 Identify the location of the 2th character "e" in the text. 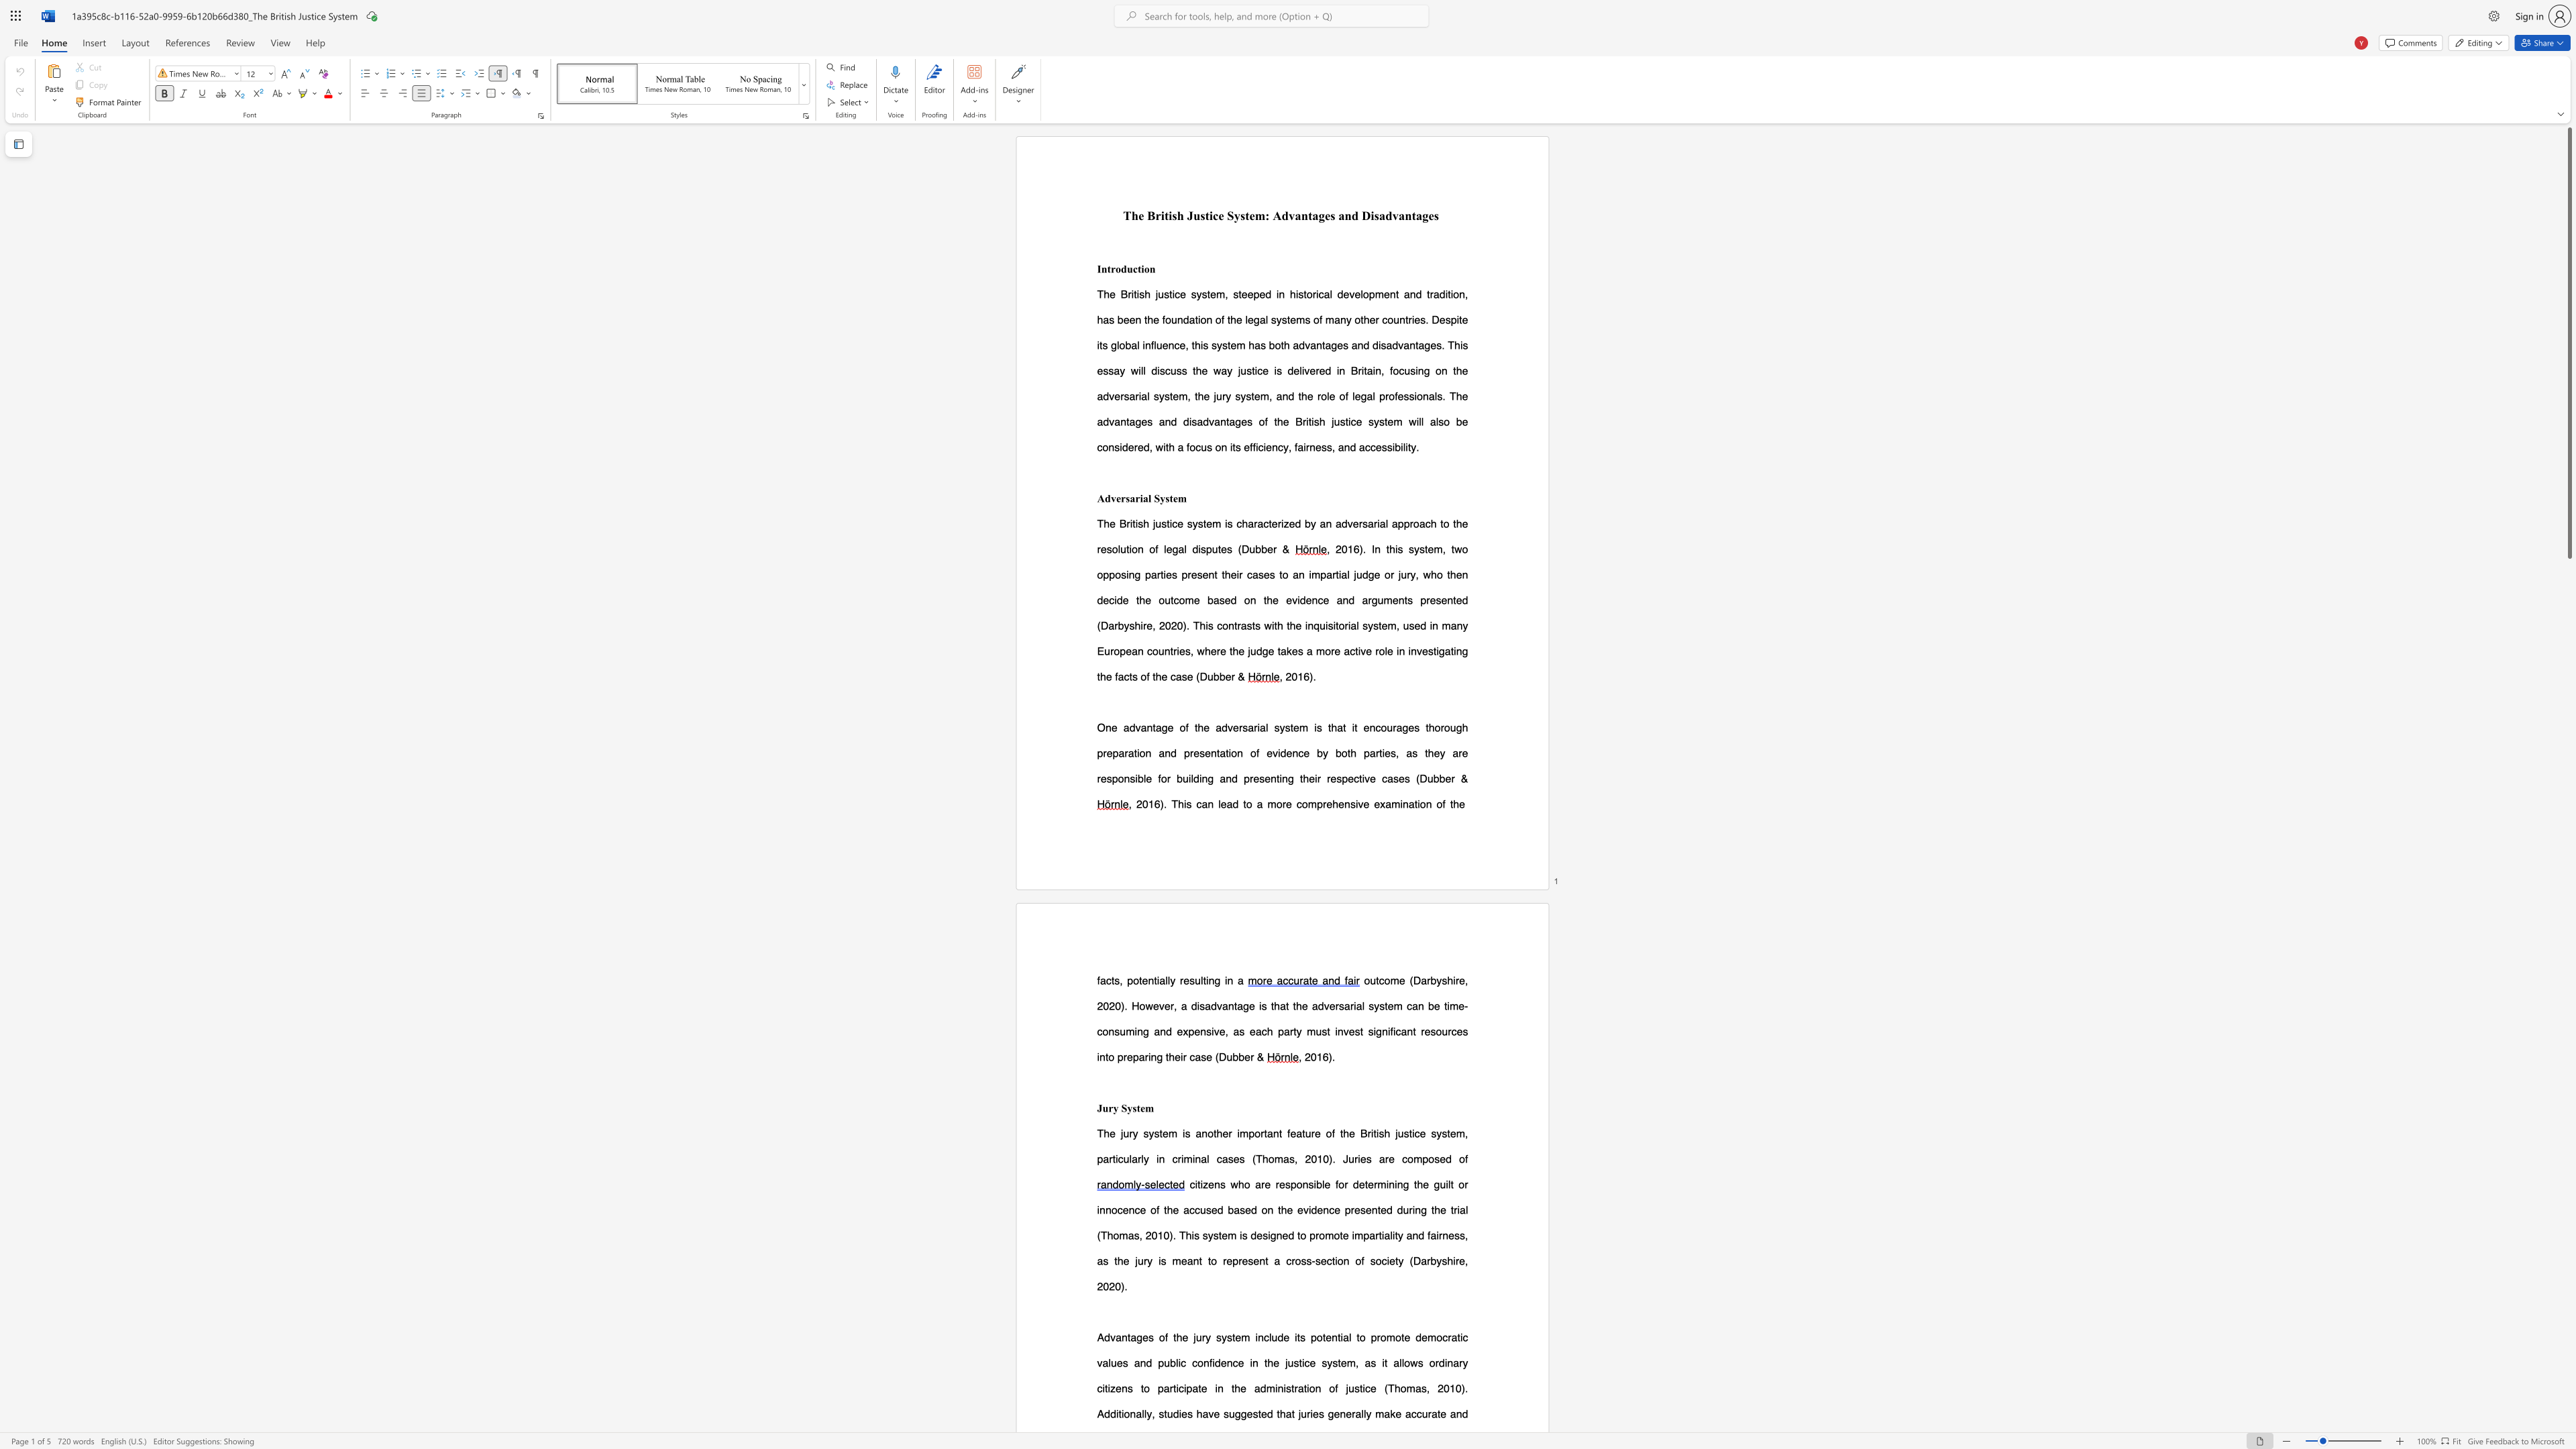
(1369, 1183).